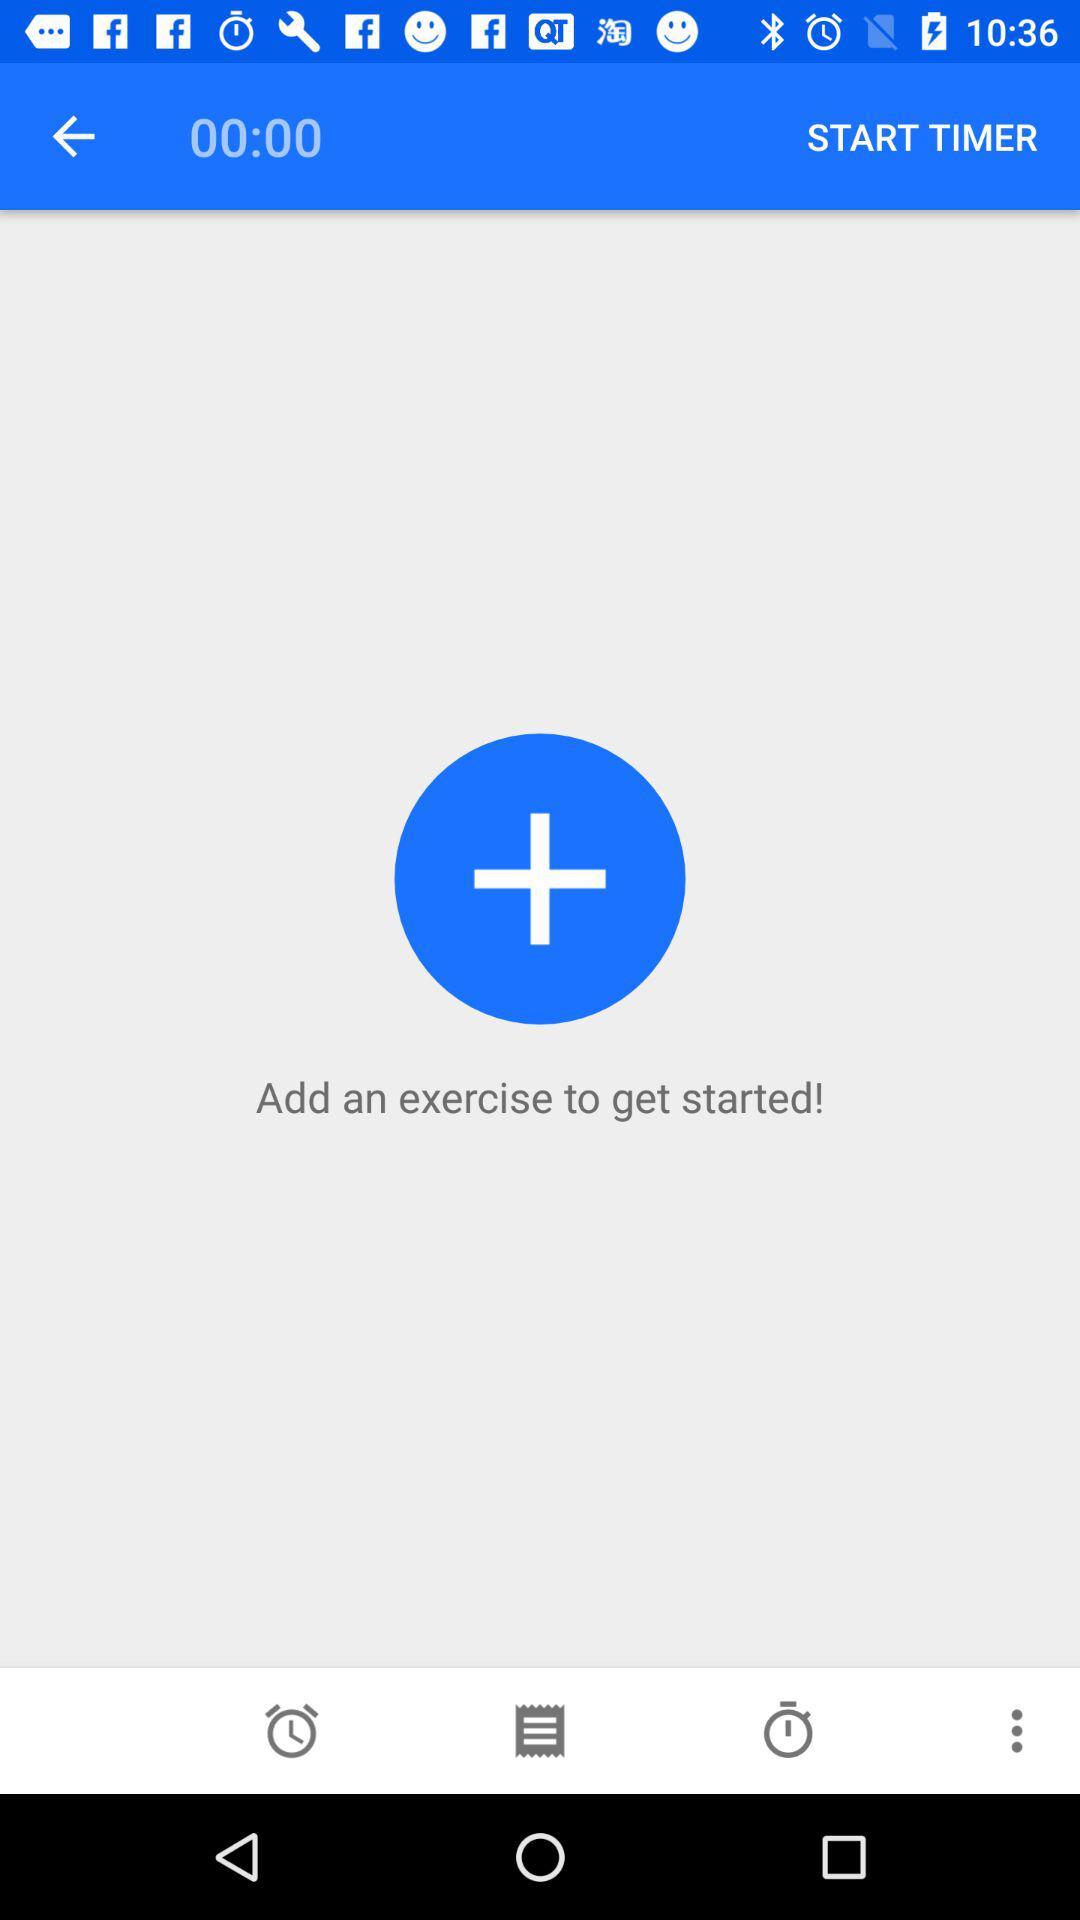  I want to click on choose alarm, so click(291, 1730).